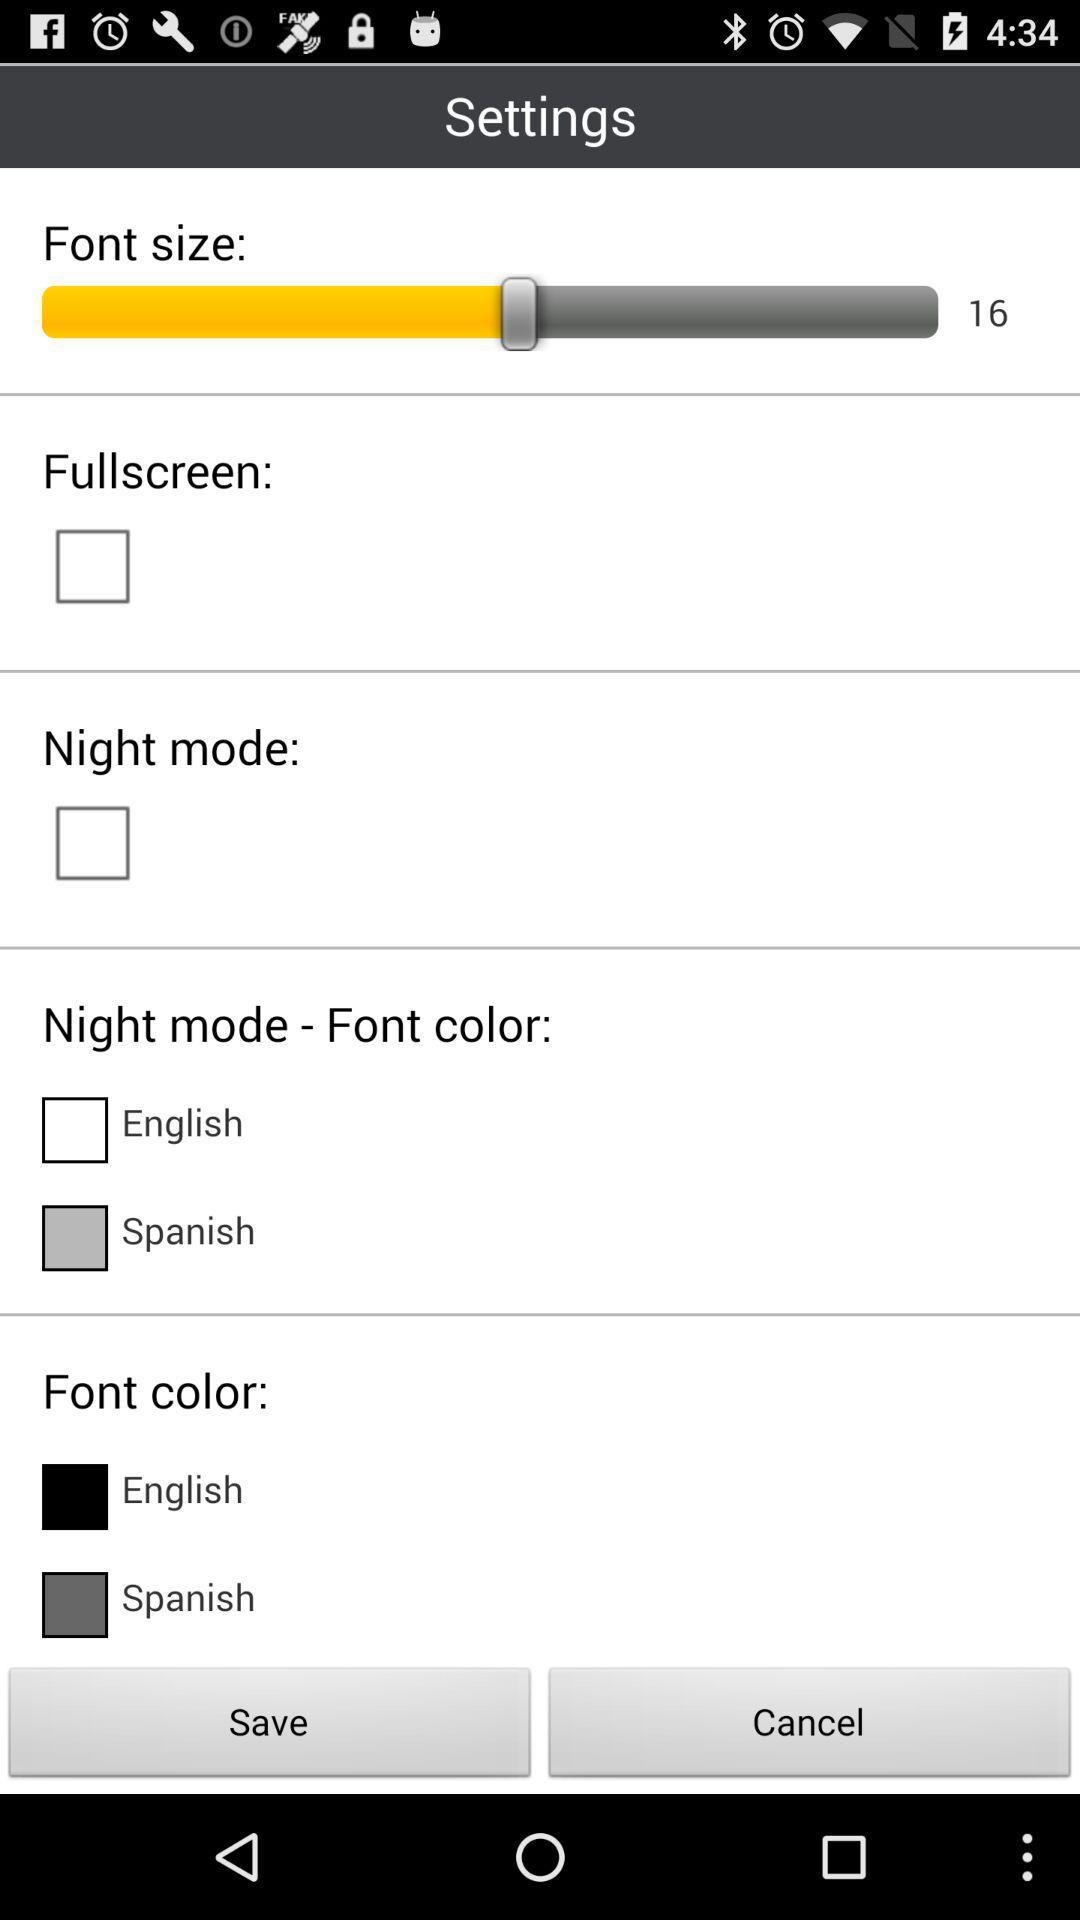  I want to click on change night mode font color, so click(73, 1130).